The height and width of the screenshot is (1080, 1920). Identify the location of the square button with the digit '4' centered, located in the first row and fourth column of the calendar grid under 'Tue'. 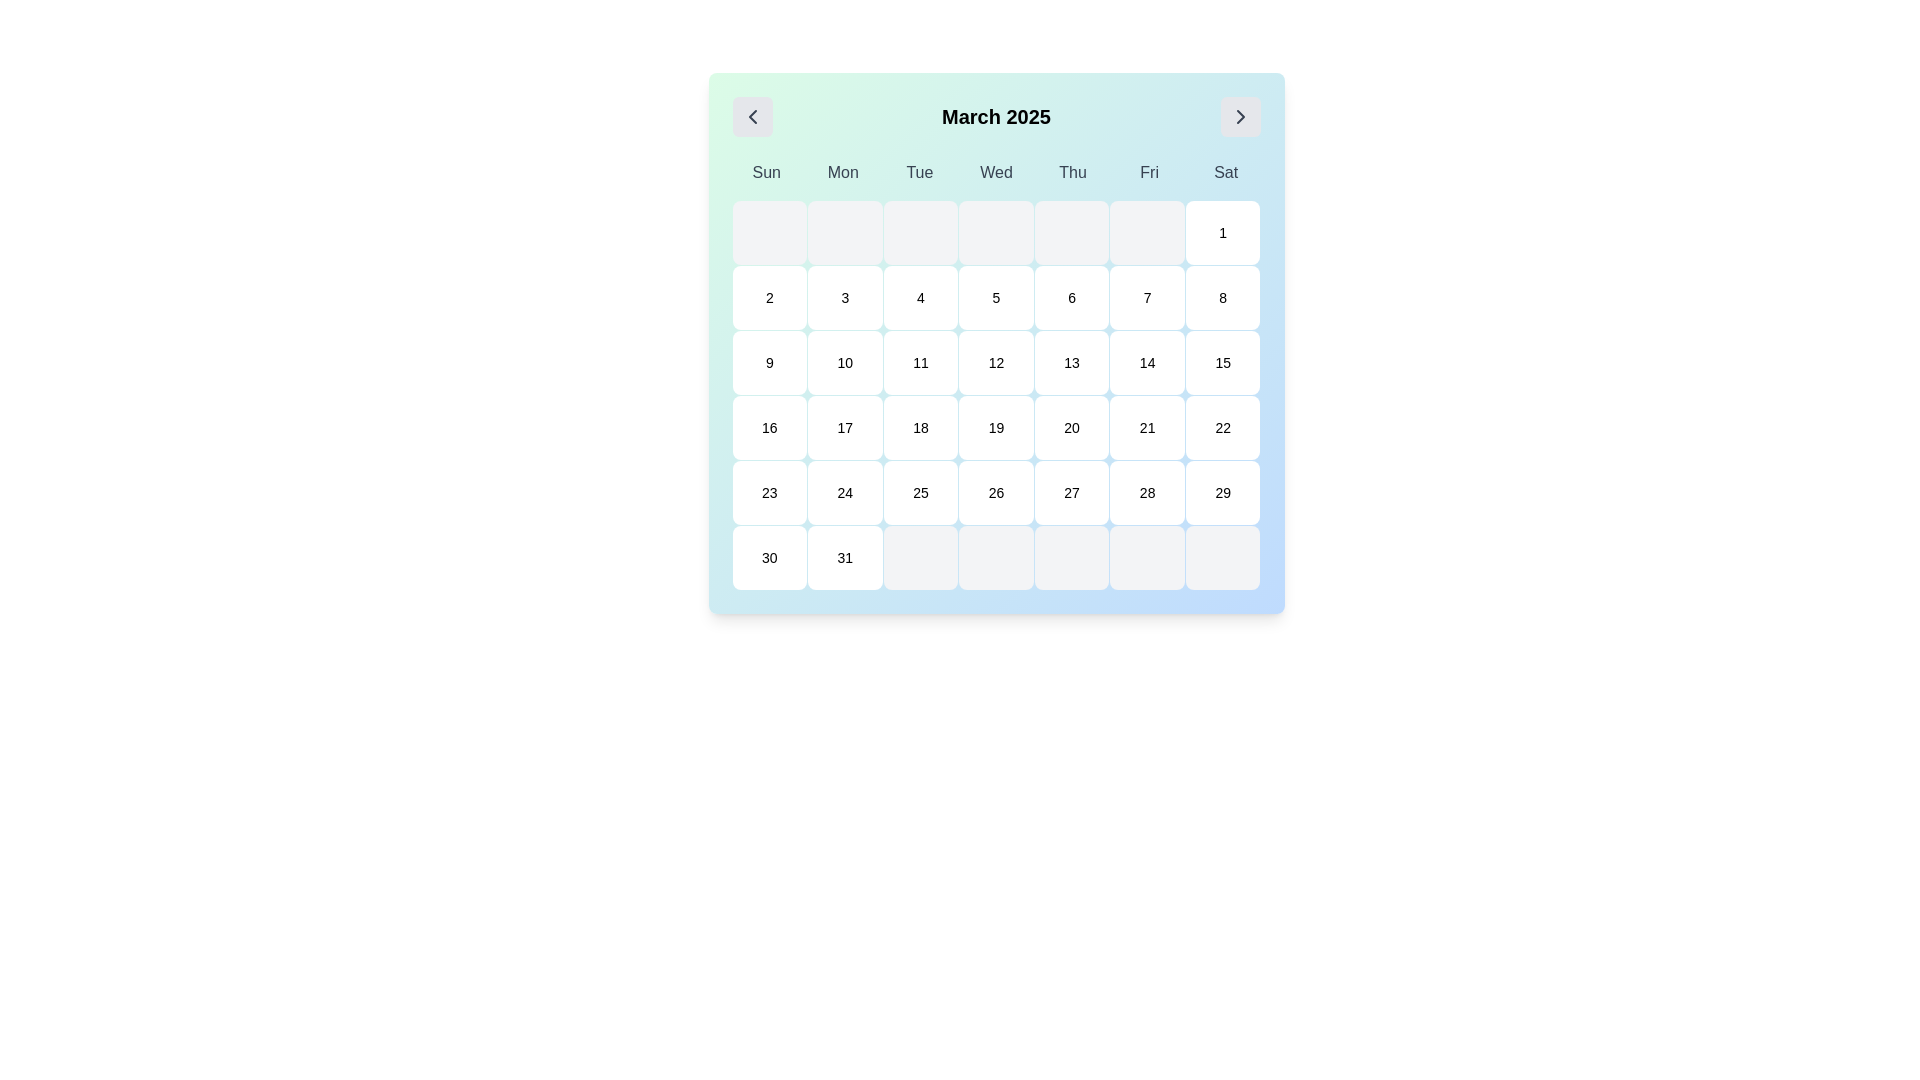
(919, 297).